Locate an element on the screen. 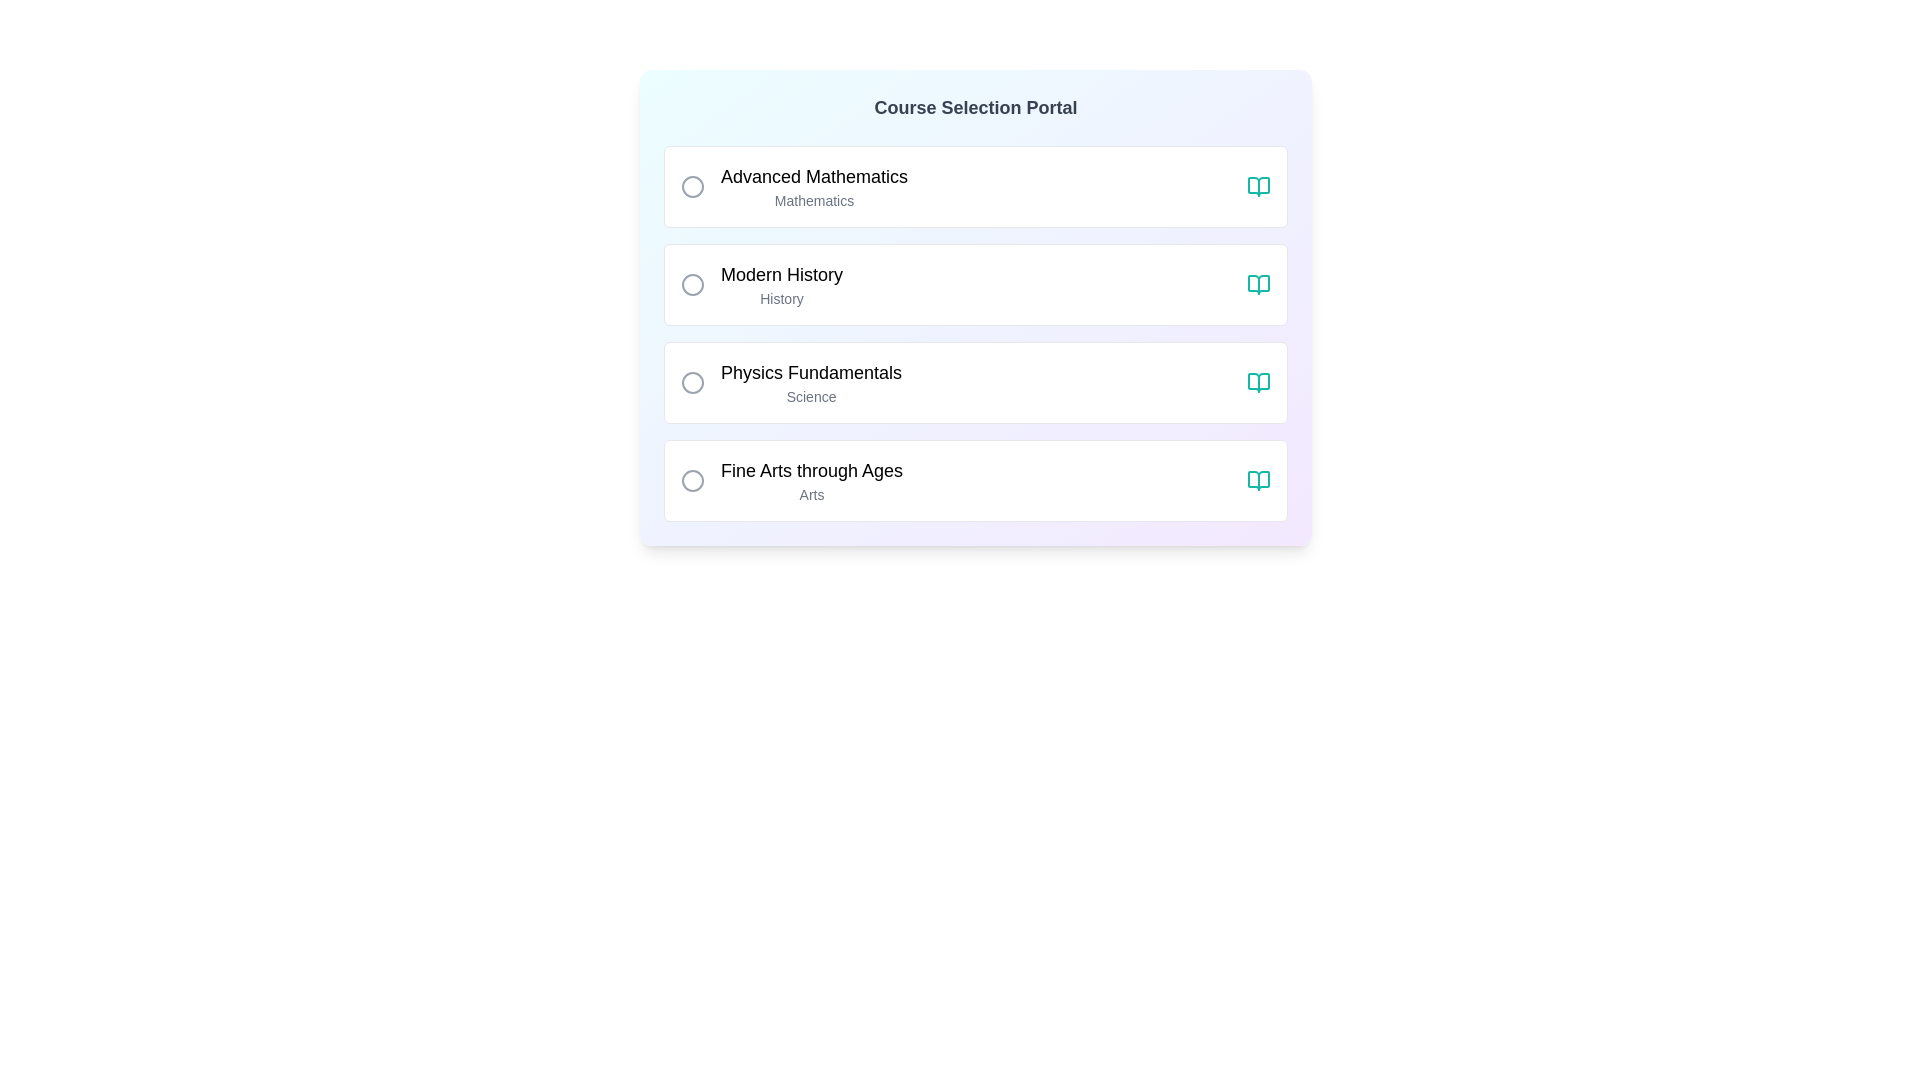 This screenshot has height=1080, width=1920. the teal open book icon in the 'Physics Fundamentals' row is located at coordinates (1257, 382).